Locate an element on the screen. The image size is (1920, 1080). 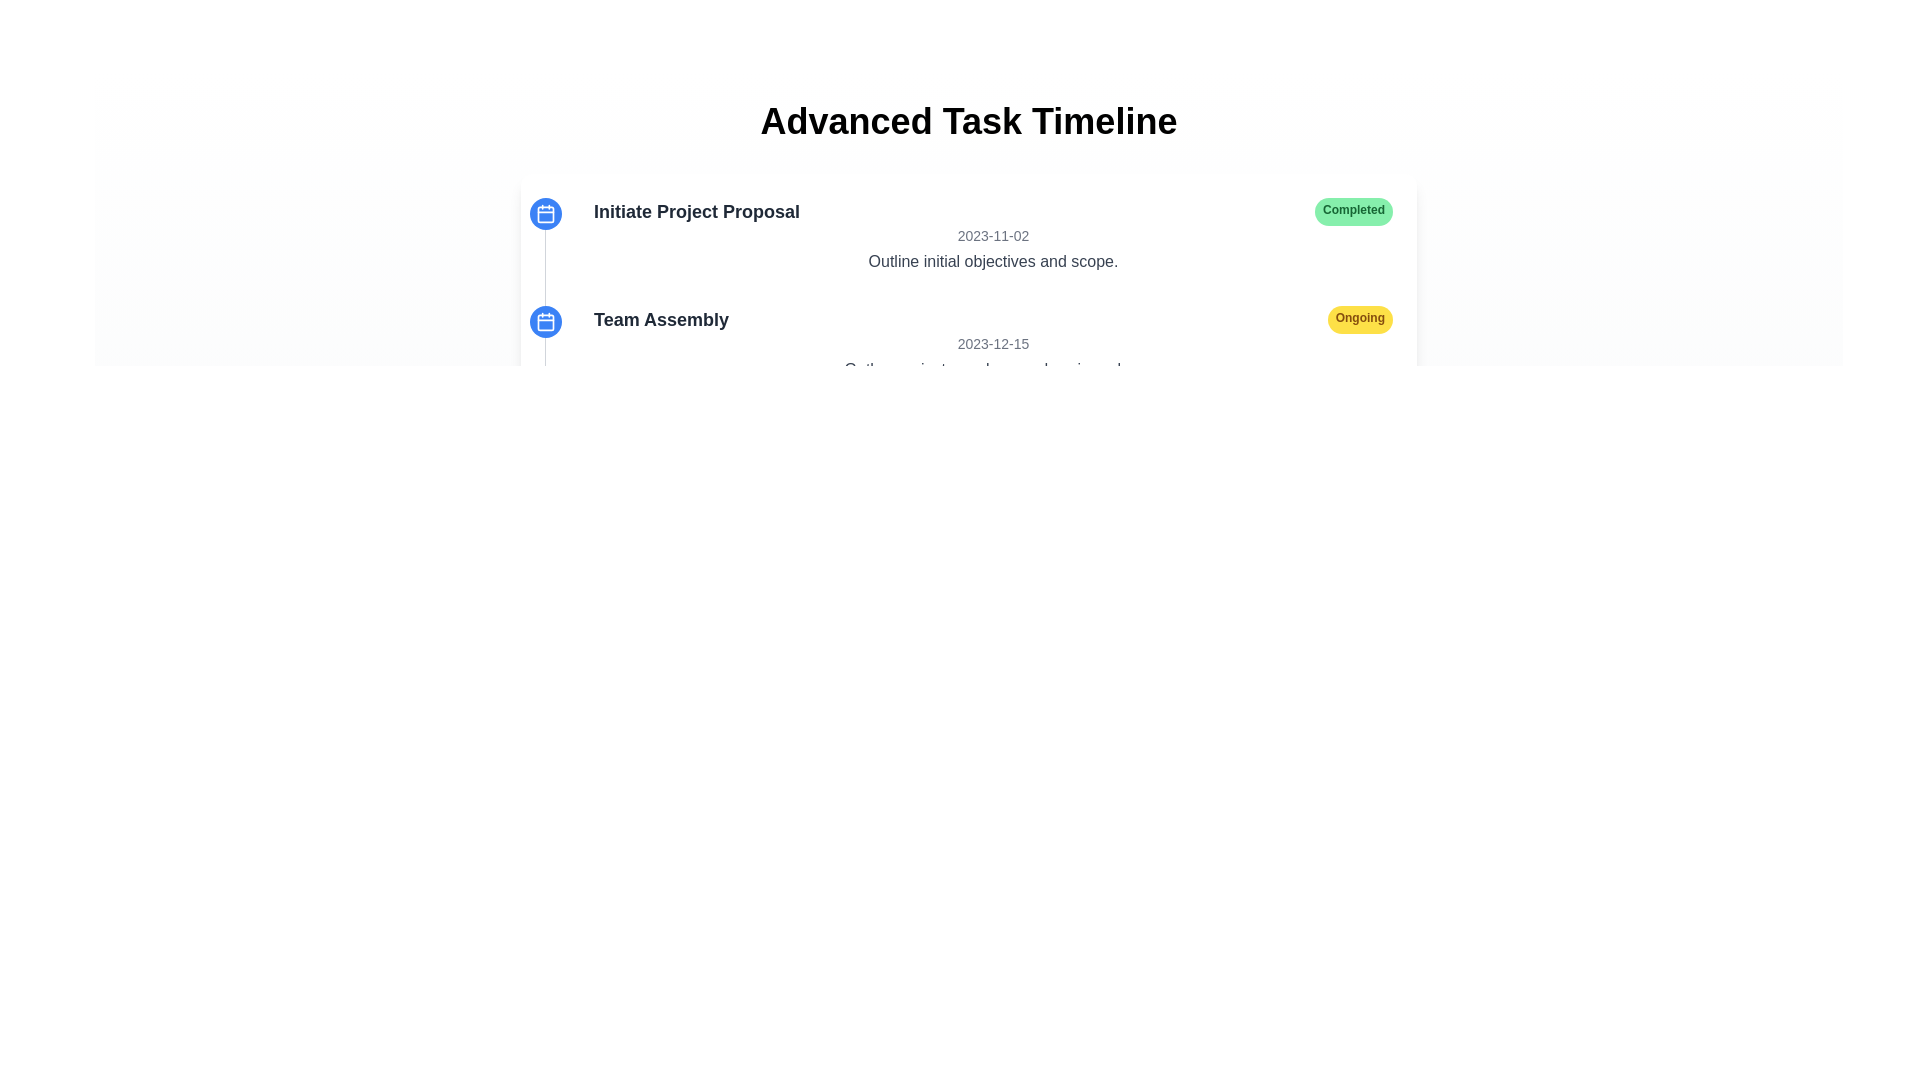
detailed information text about the project milestone 'Initiate Project Proposal', which is located below the date '2023-11-02' in the list item is located at coordinates (993, 261).